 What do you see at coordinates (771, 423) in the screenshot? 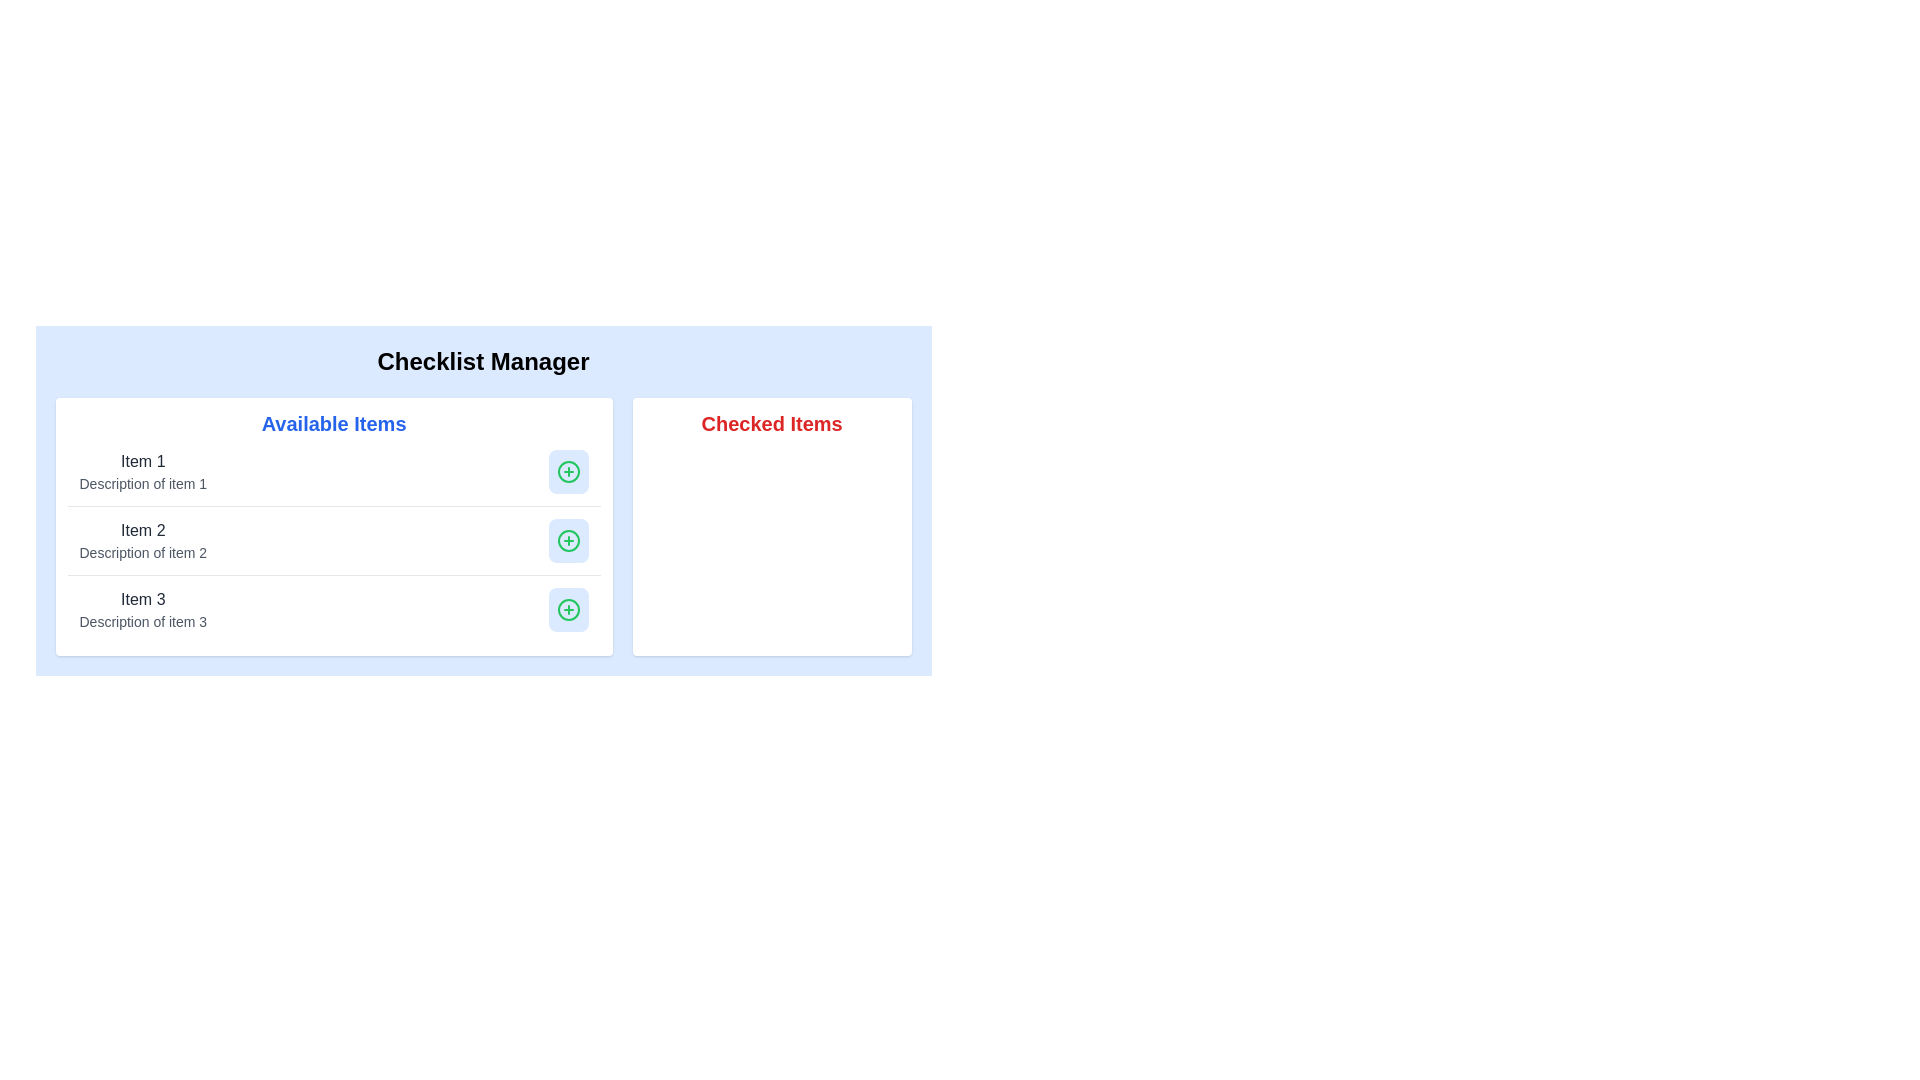
I see `the 'Checked Items' Text Label located at the top of the right-hand panel in the checklist interface` at bounding box center [771, 423].